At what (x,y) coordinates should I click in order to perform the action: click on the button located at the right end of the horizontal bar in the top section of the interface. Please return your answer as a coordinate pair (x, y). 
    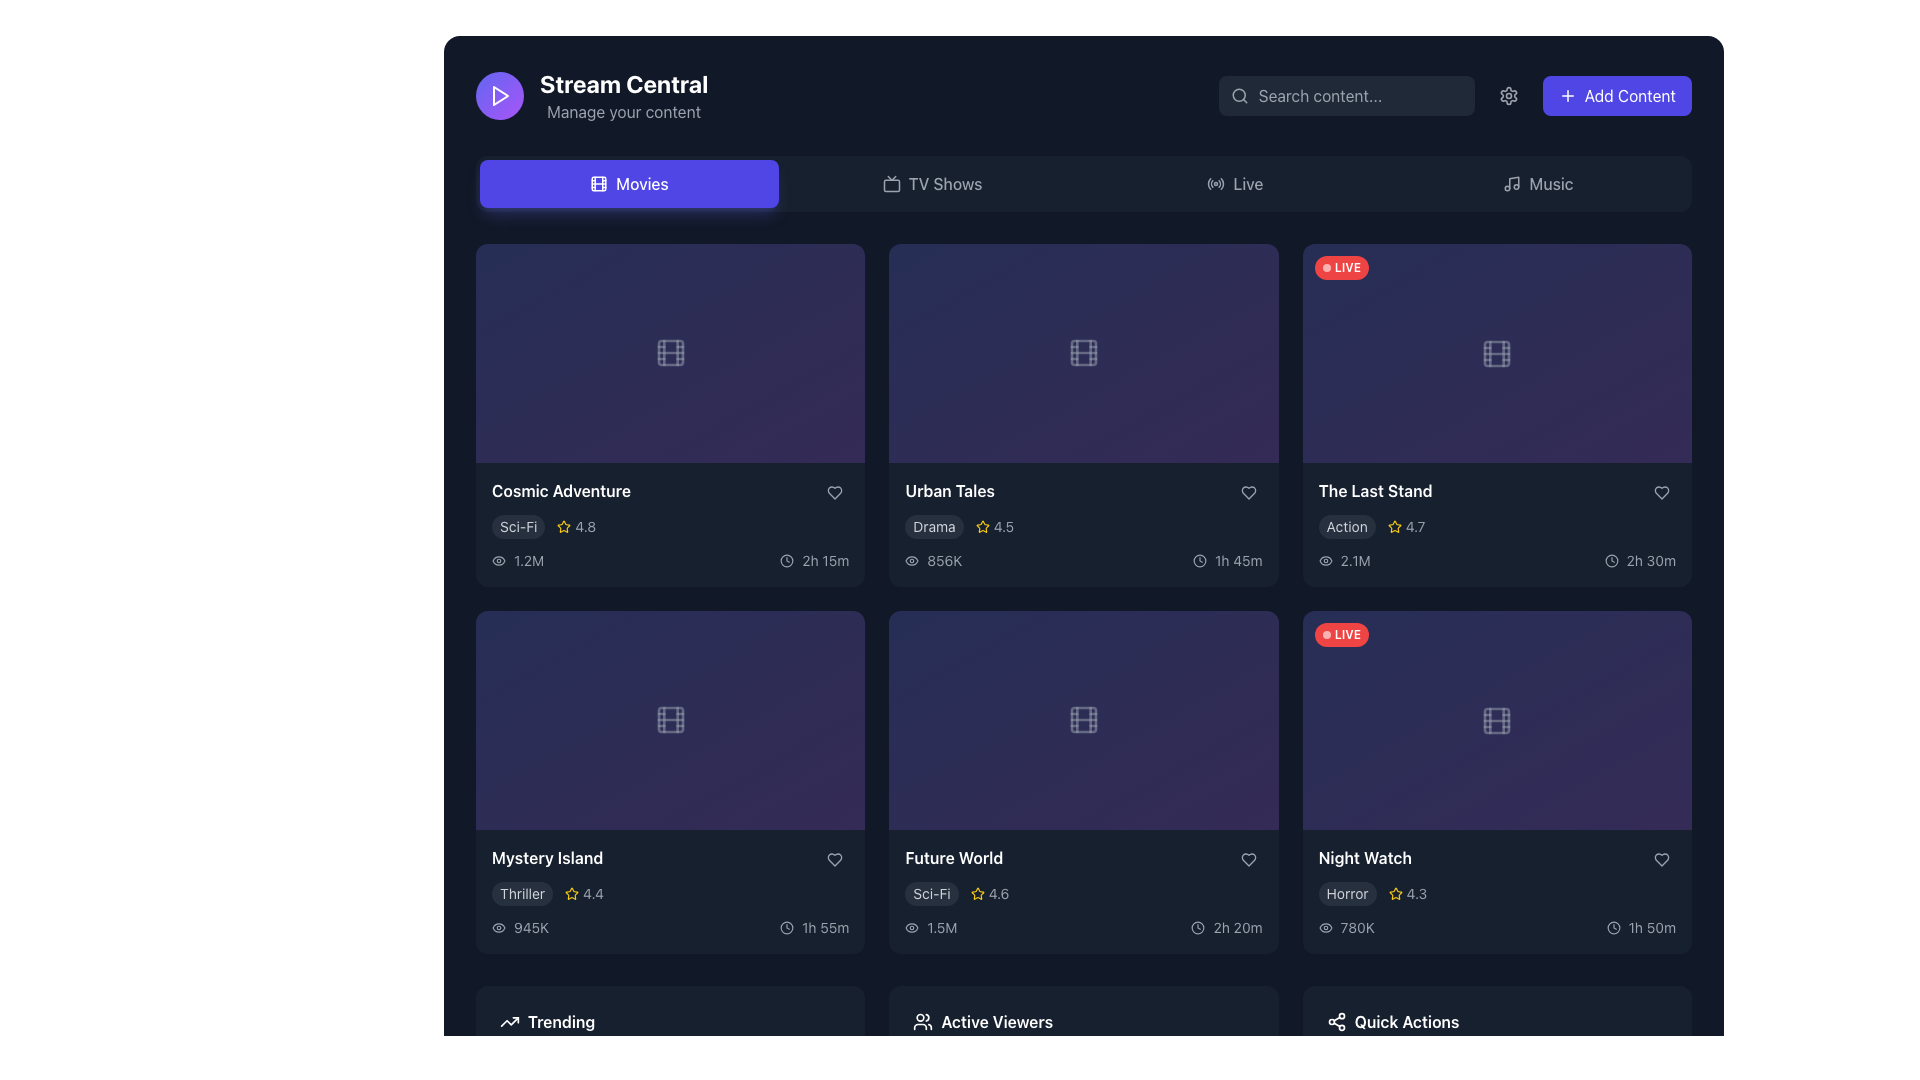
    Looking at the image, I should click on (1455, 96).